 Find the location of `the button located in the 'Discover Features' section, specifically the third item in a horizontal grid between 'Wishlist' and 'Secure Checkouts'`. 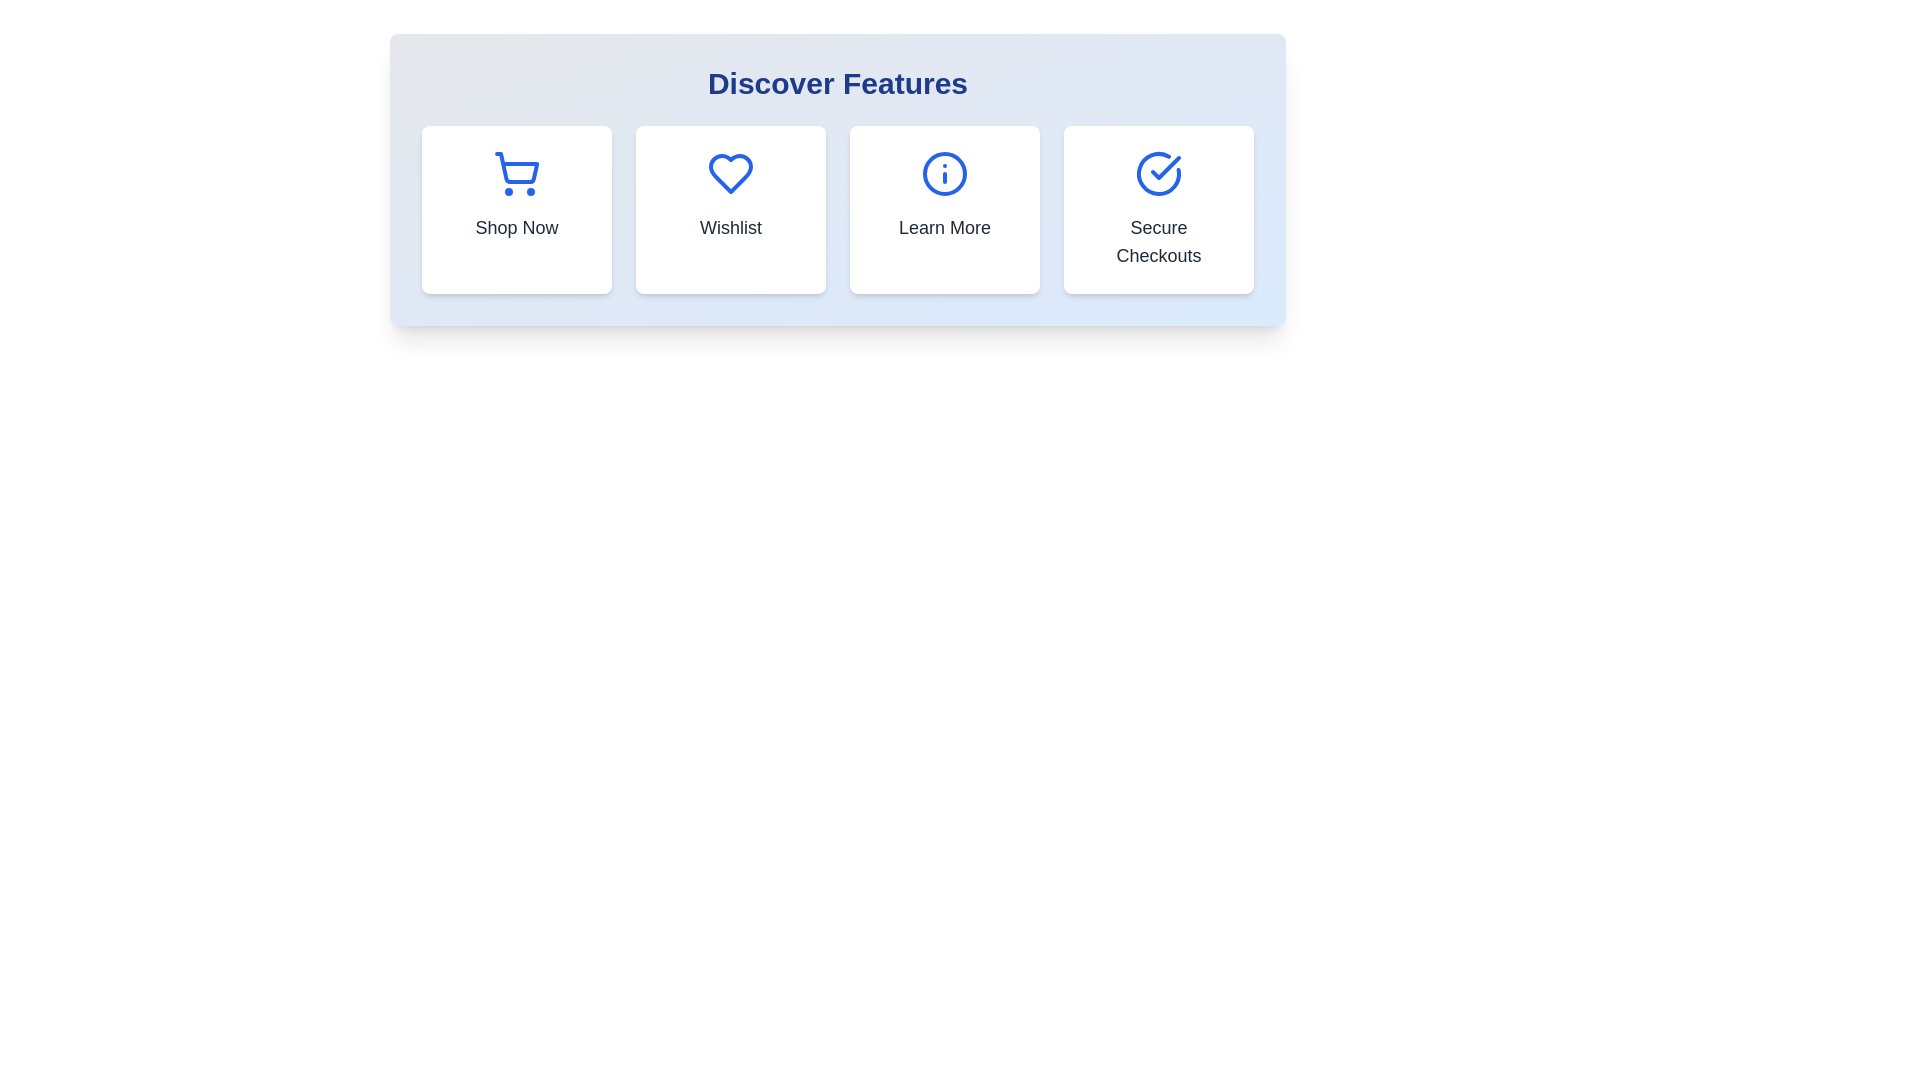

the button located in the 'Discover Features' section, specifically the third item in a horizontal grid between 'Wishlist' and 'Secure Checkouts' is located at coordinates (944, 209).